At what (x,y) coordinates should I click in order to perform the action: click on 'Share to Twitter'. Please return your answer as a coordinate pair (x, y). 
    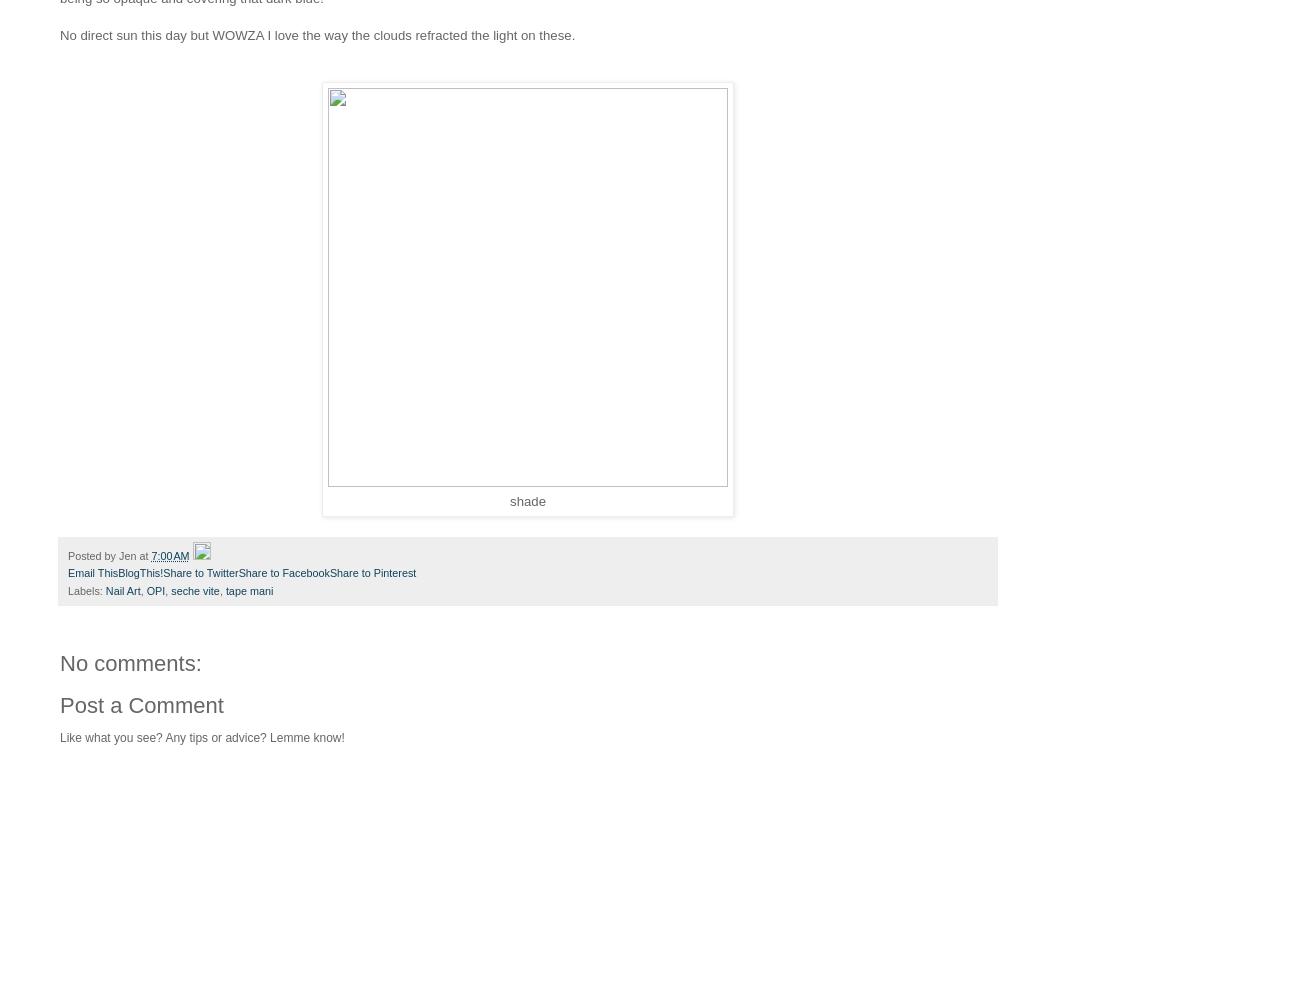
    Looking at the image, I should click on (200, 572).